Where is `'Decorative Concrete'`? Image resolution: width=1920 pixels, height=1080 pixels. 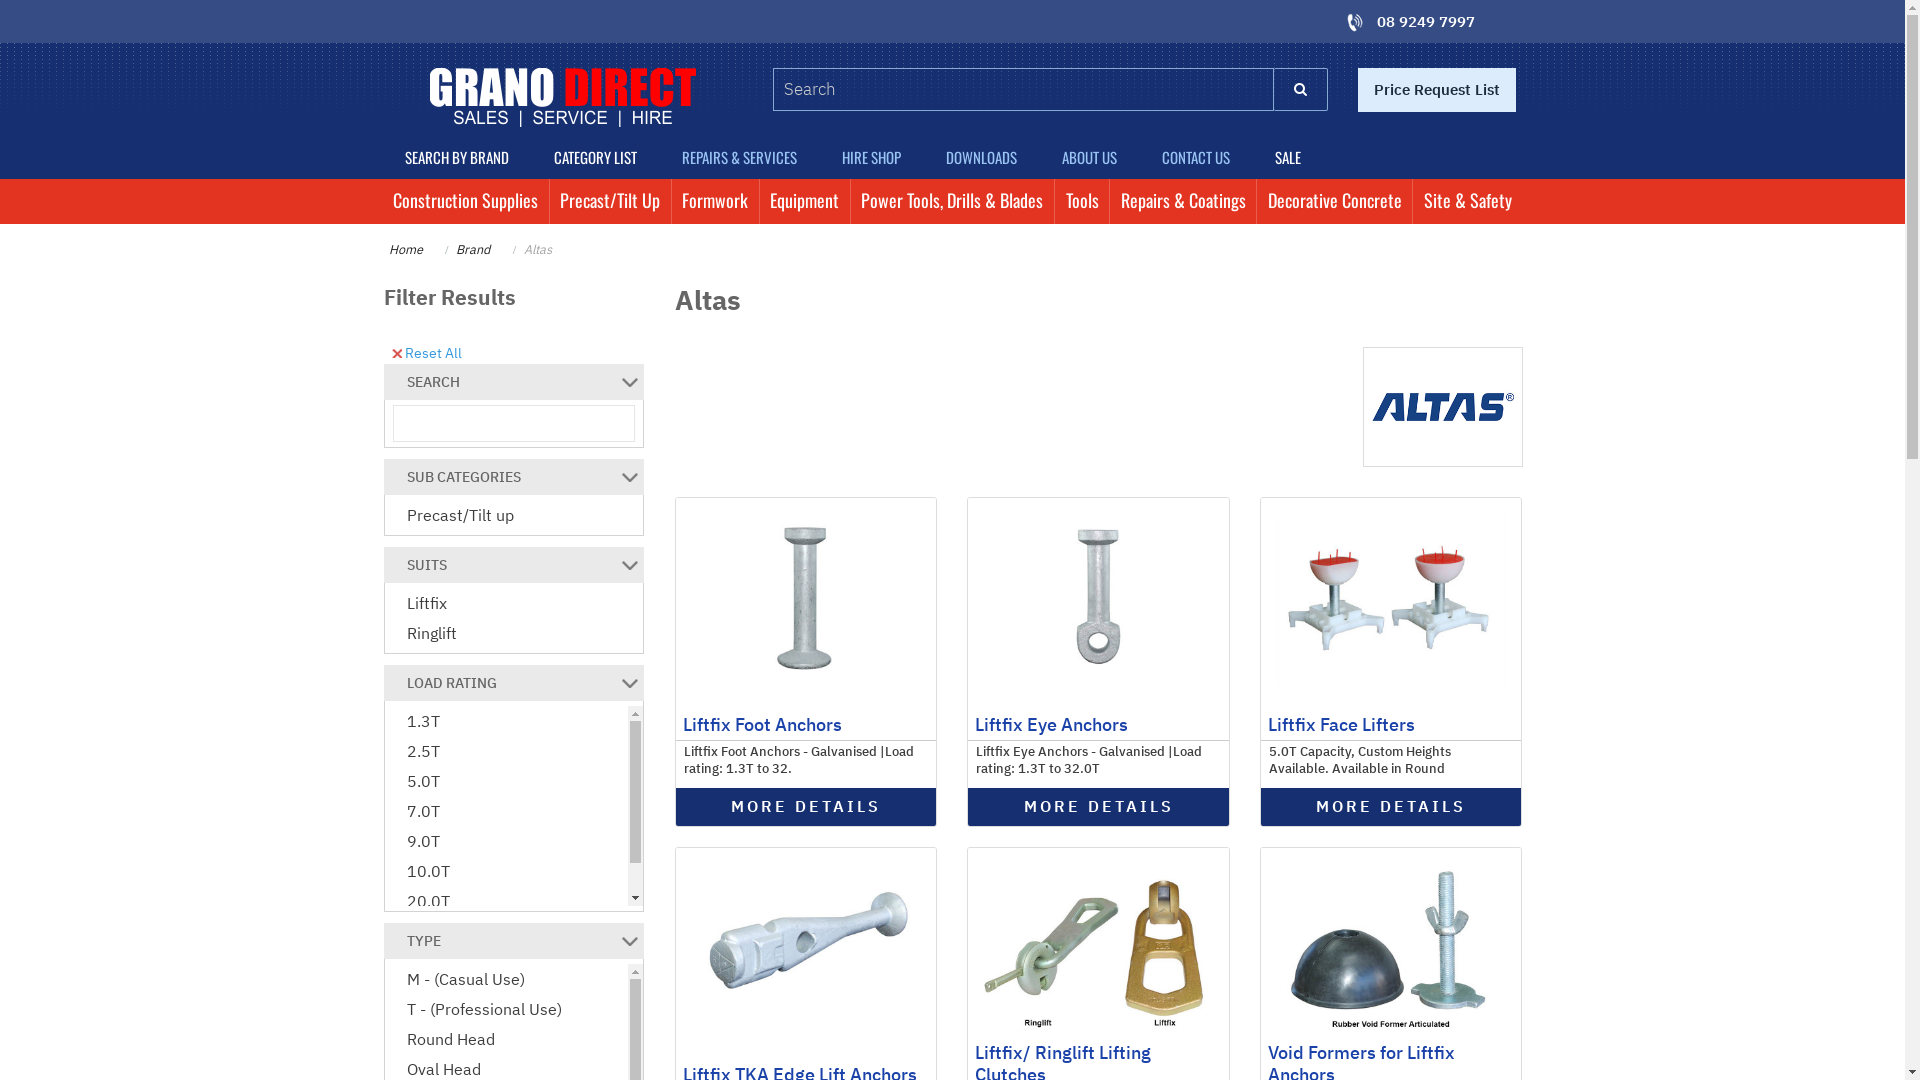
'Decorative Concrete' is located at coordinates (1334, 201).